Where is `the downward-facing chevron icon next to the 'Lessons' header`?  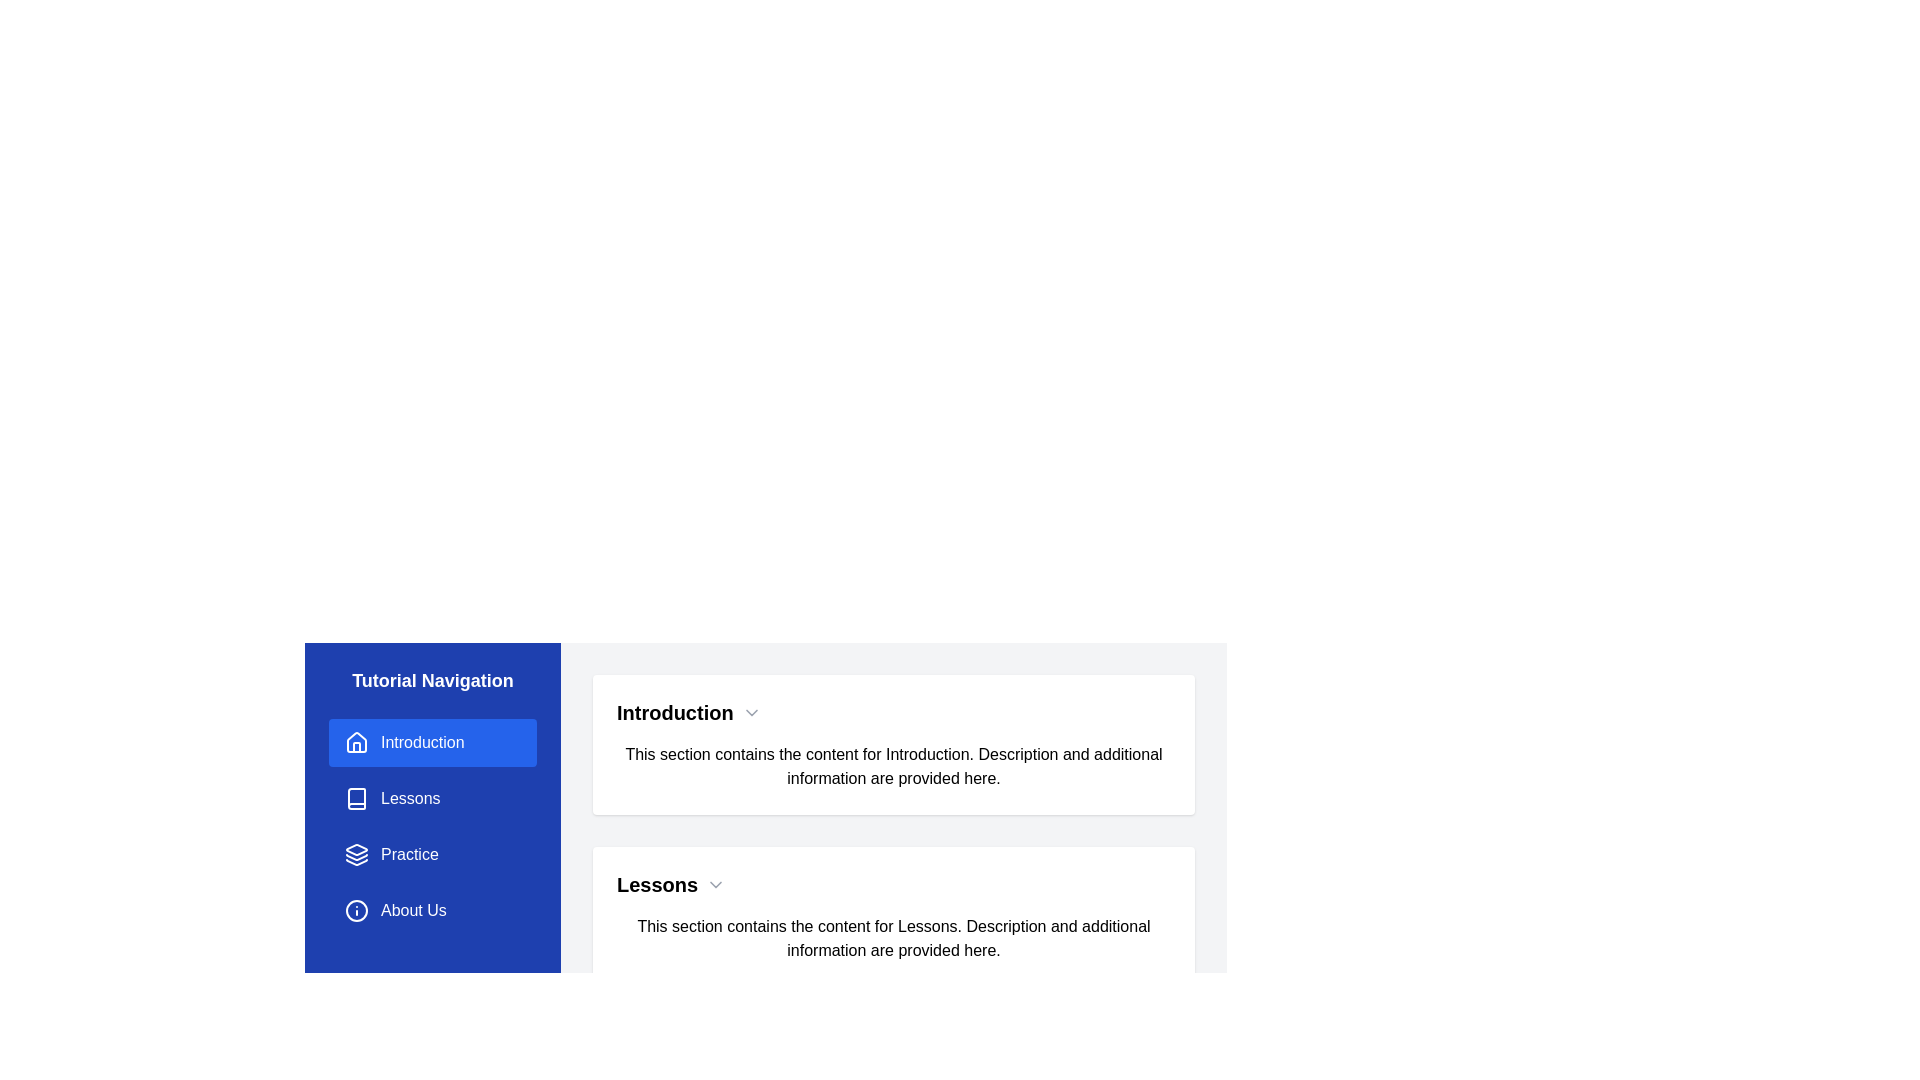 the downward-facing chevron icon next to the 'Lessons' header is located at coordinates (716, 883).